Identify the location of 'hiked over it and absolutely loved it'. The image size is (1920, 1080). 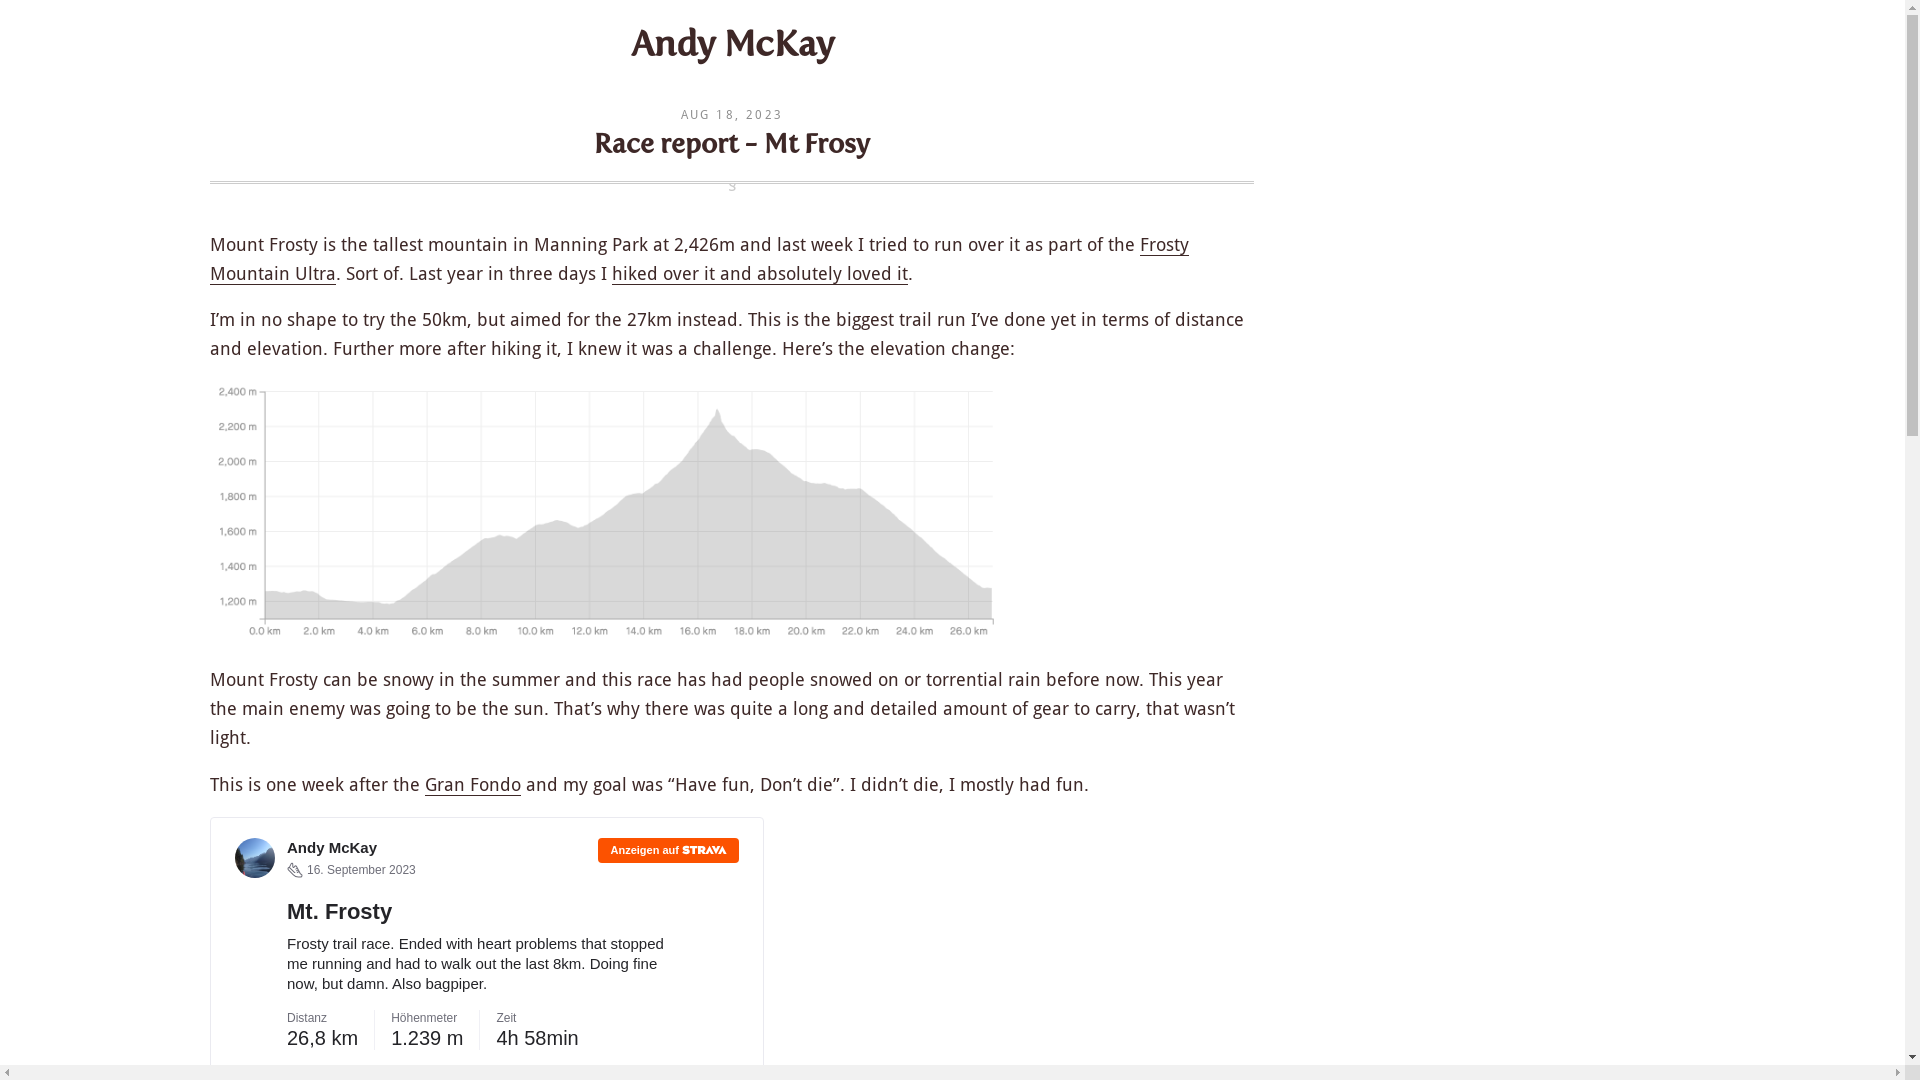
(758, 273).